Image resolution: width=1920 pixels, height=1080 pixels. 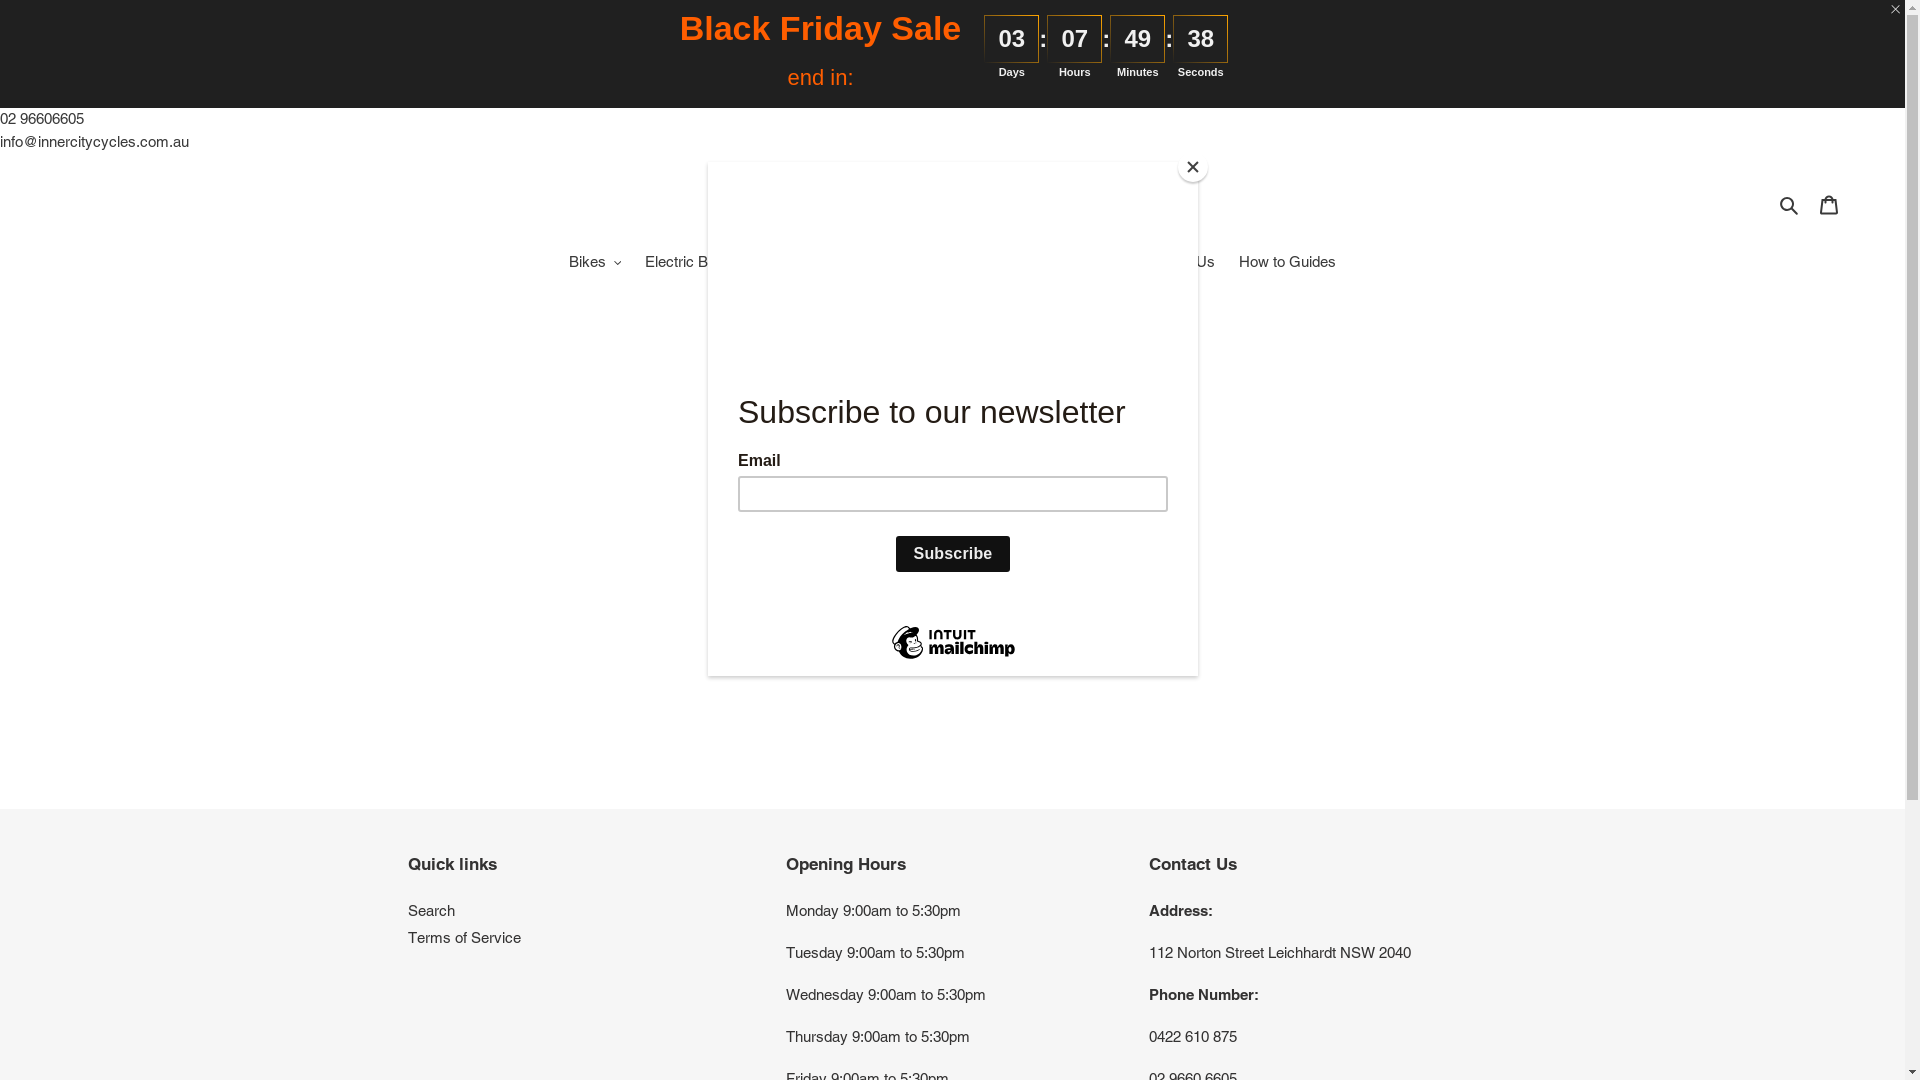 What do you see at coordinates (594, 261) in the screenshot?
I see `'Bikes'` at bounding box center [594, 261].